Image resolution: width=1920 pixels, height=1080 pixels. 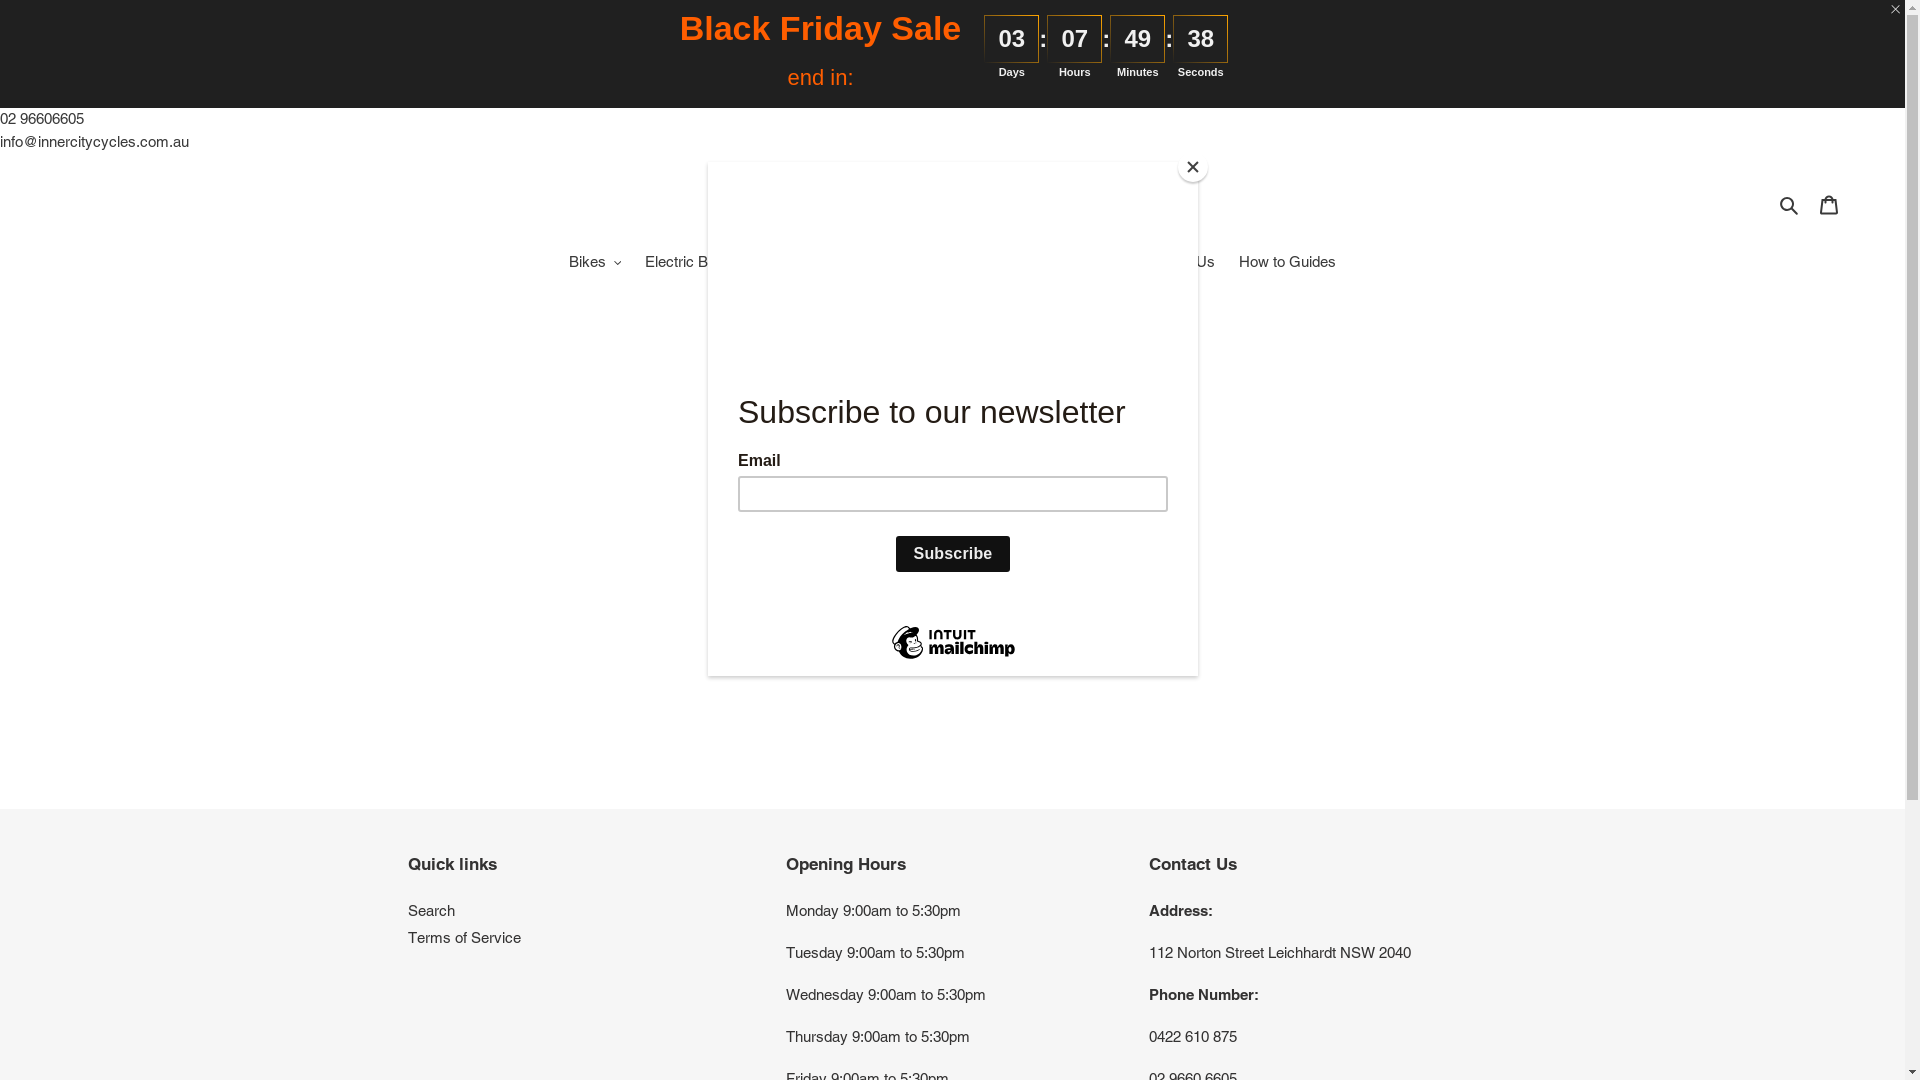 What do you see at coordinates (594, 261) in the screenshot?
I see `'Bikes'` at bounding box center [594, 261].